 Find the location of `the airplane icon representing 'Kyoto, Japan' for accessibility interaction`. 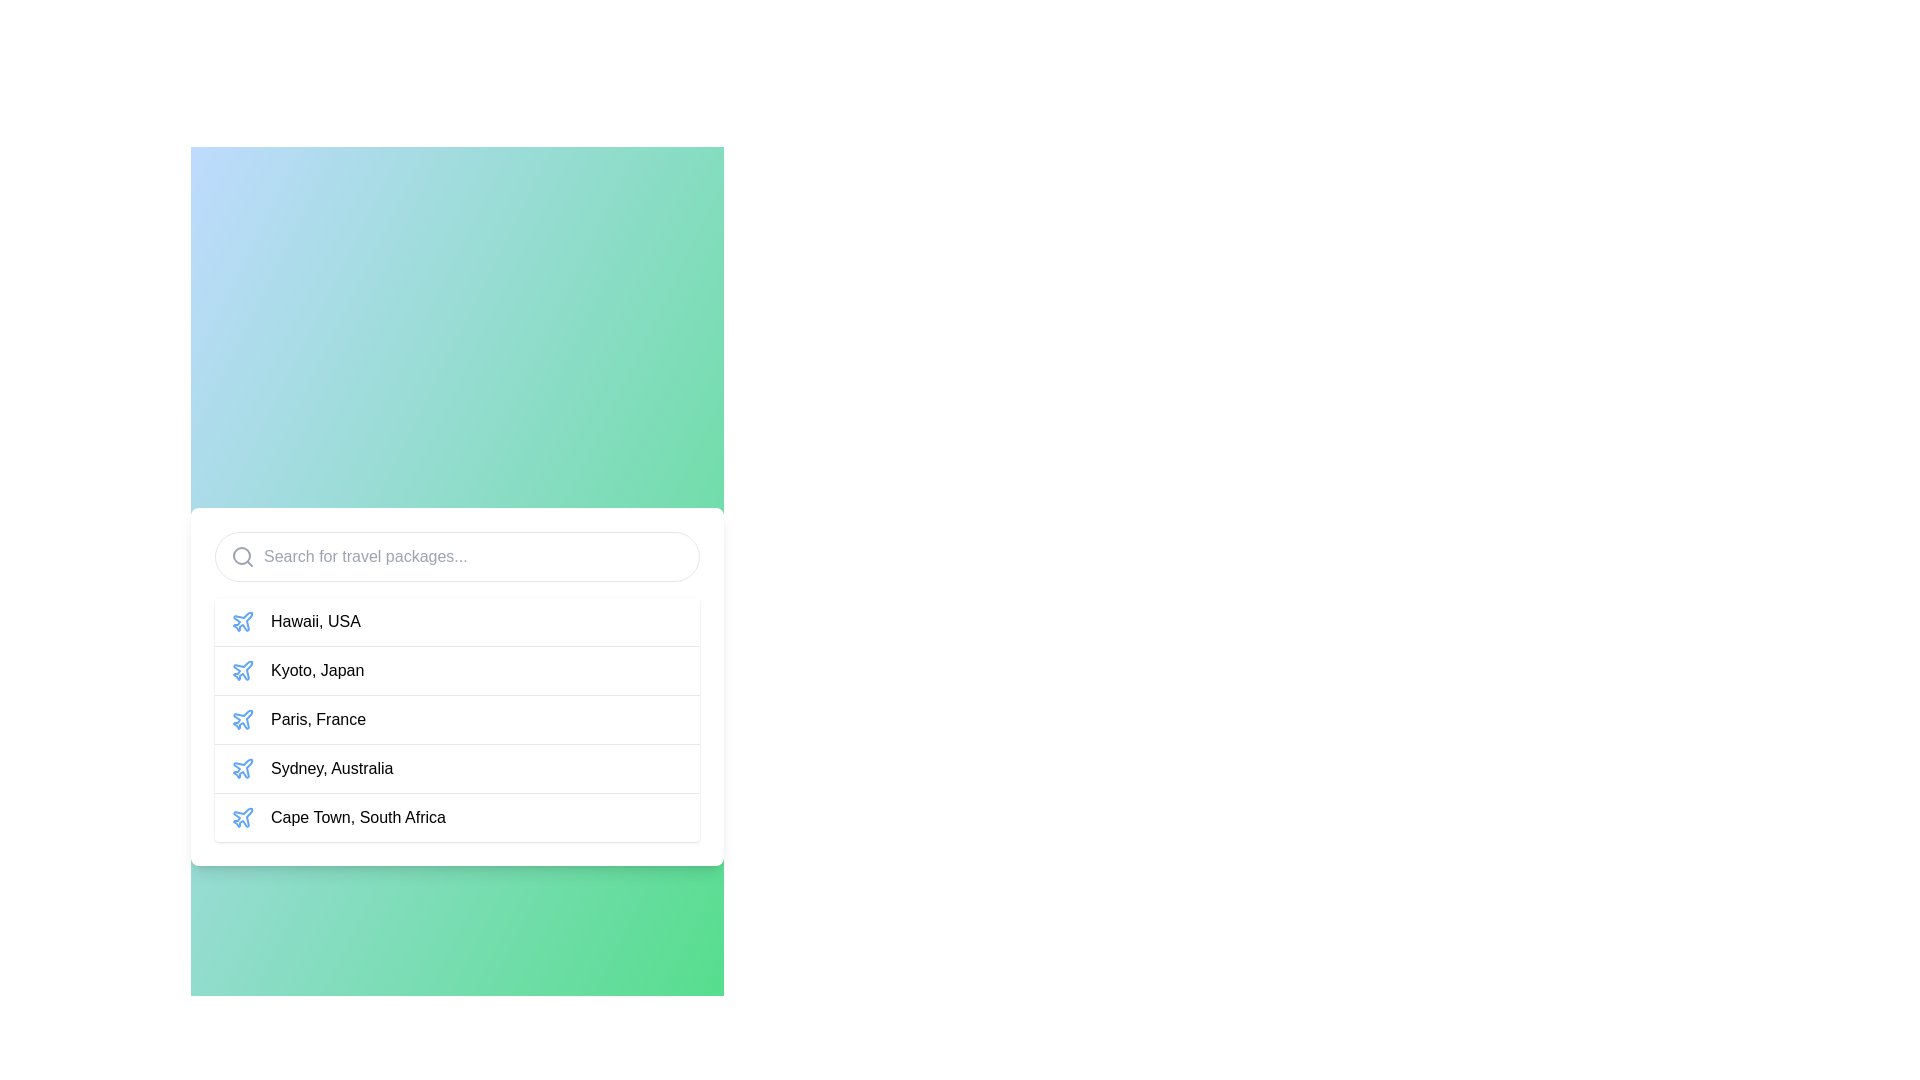

the airplane icon representing 'Kyoto, Japan' for accessibility interaction is located at coordinates (242, 670).